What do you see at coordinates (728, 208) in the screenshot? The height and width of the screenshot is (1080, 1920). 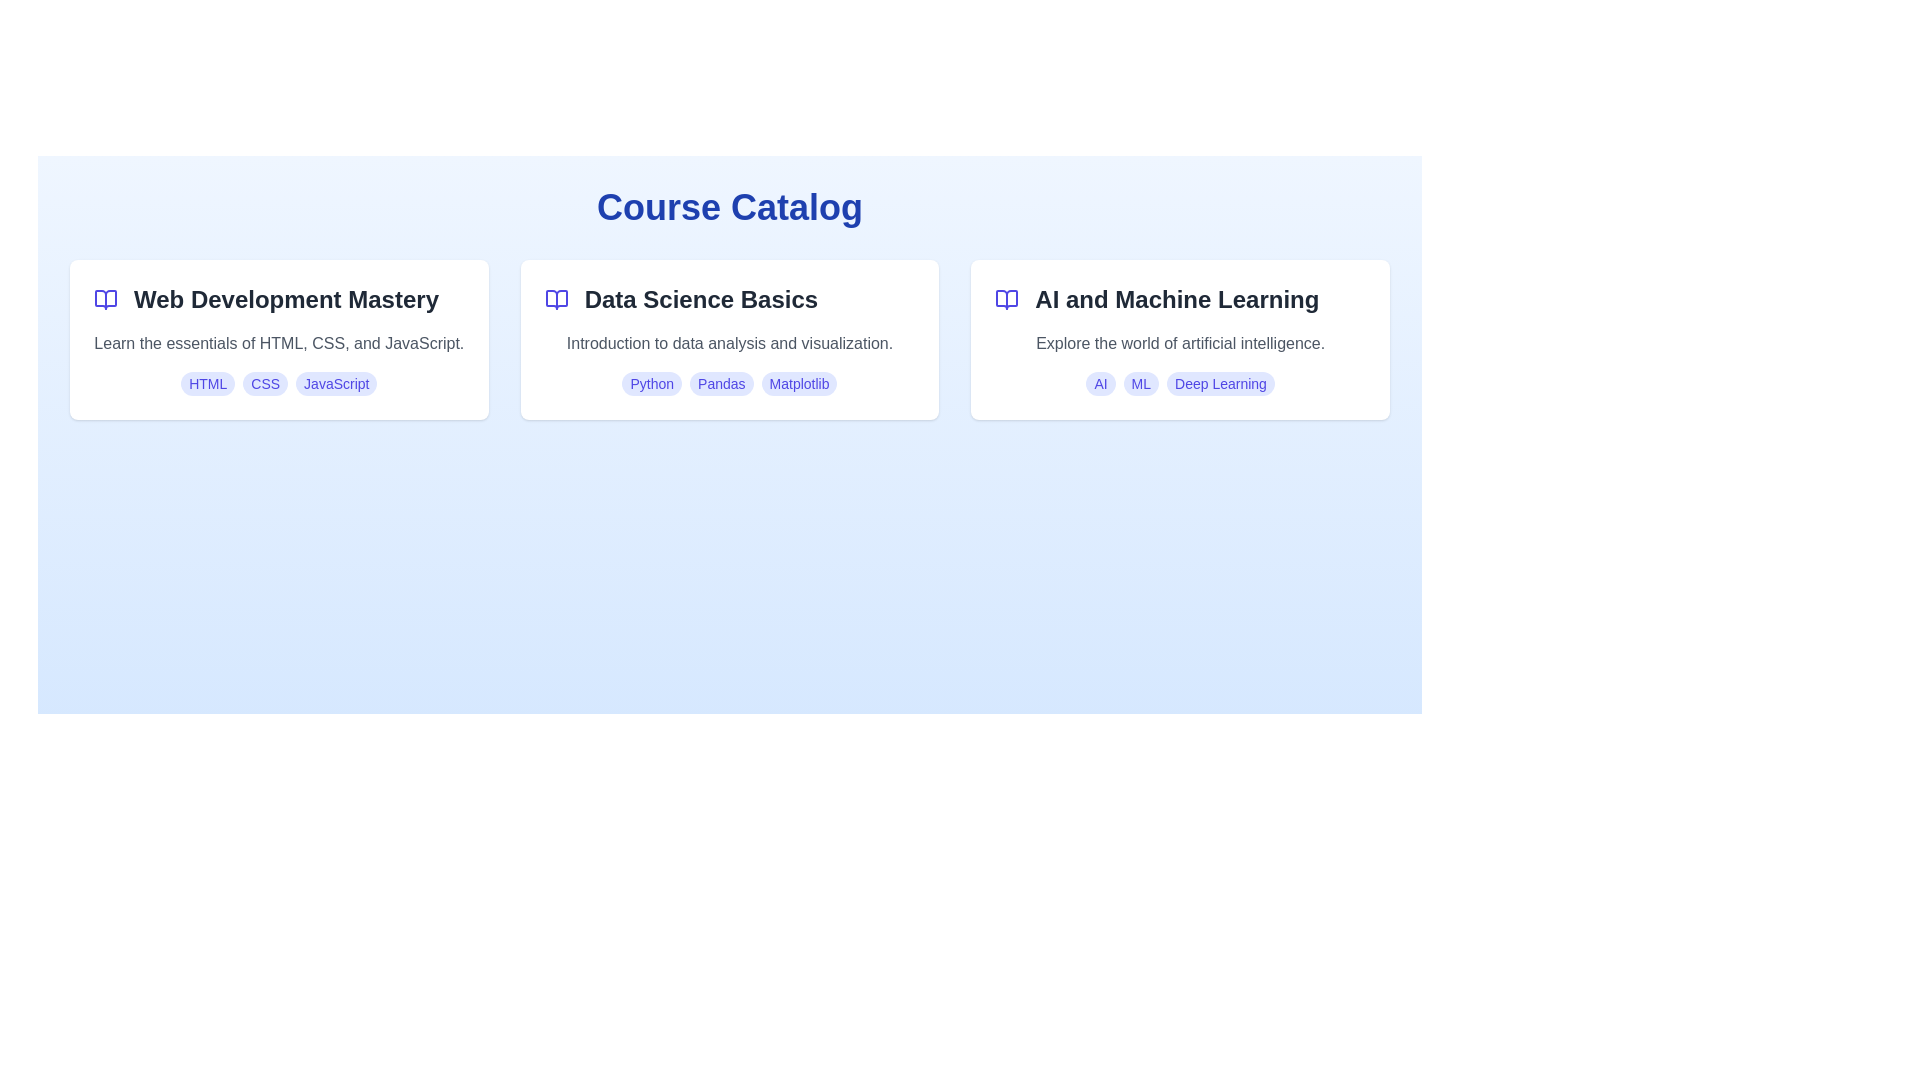 I see `the static text element displaying 'Course Catalog' in blue at the top center of the page` at bounding box center [728, 208].